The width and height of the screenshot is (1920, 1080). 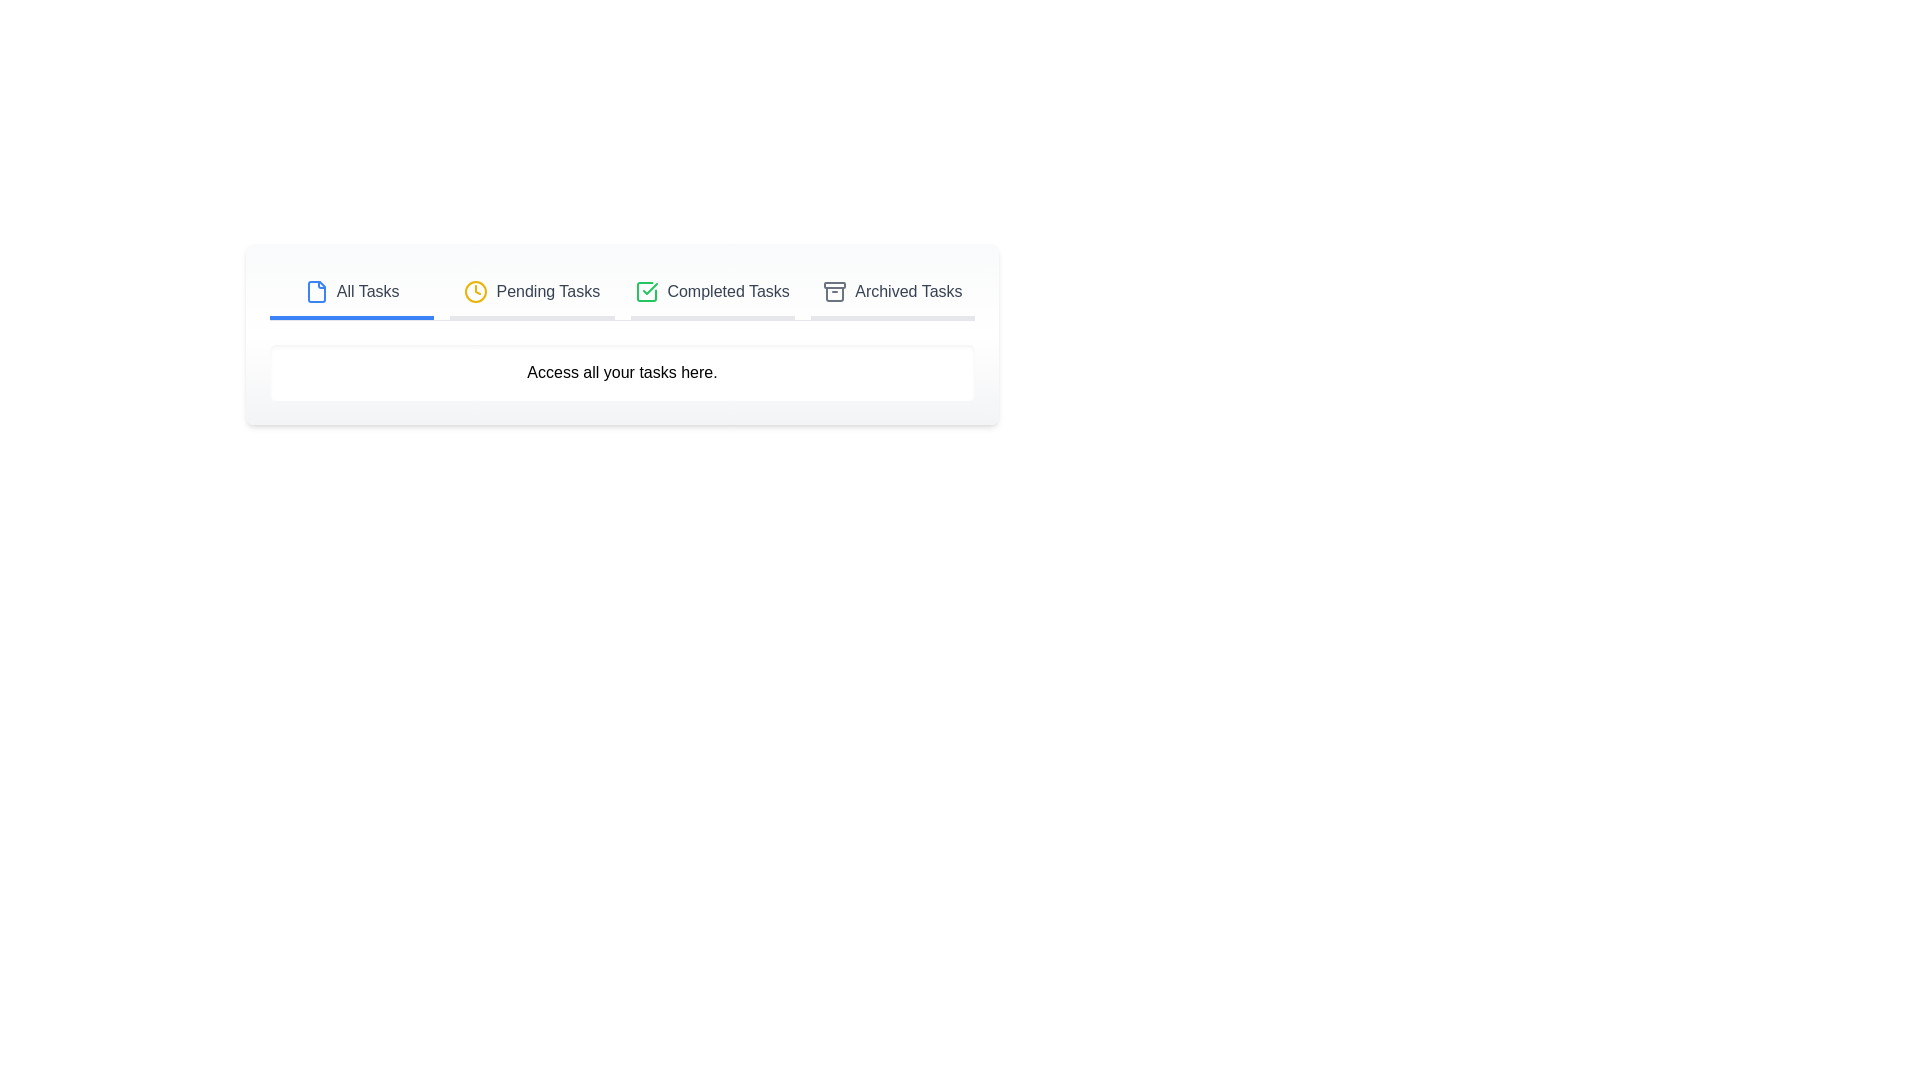 What do you see at coordinates (532, 293) in the screenshot?
I see `the tab corresponding to Pending Tasks` at bounding box center [532, 293].